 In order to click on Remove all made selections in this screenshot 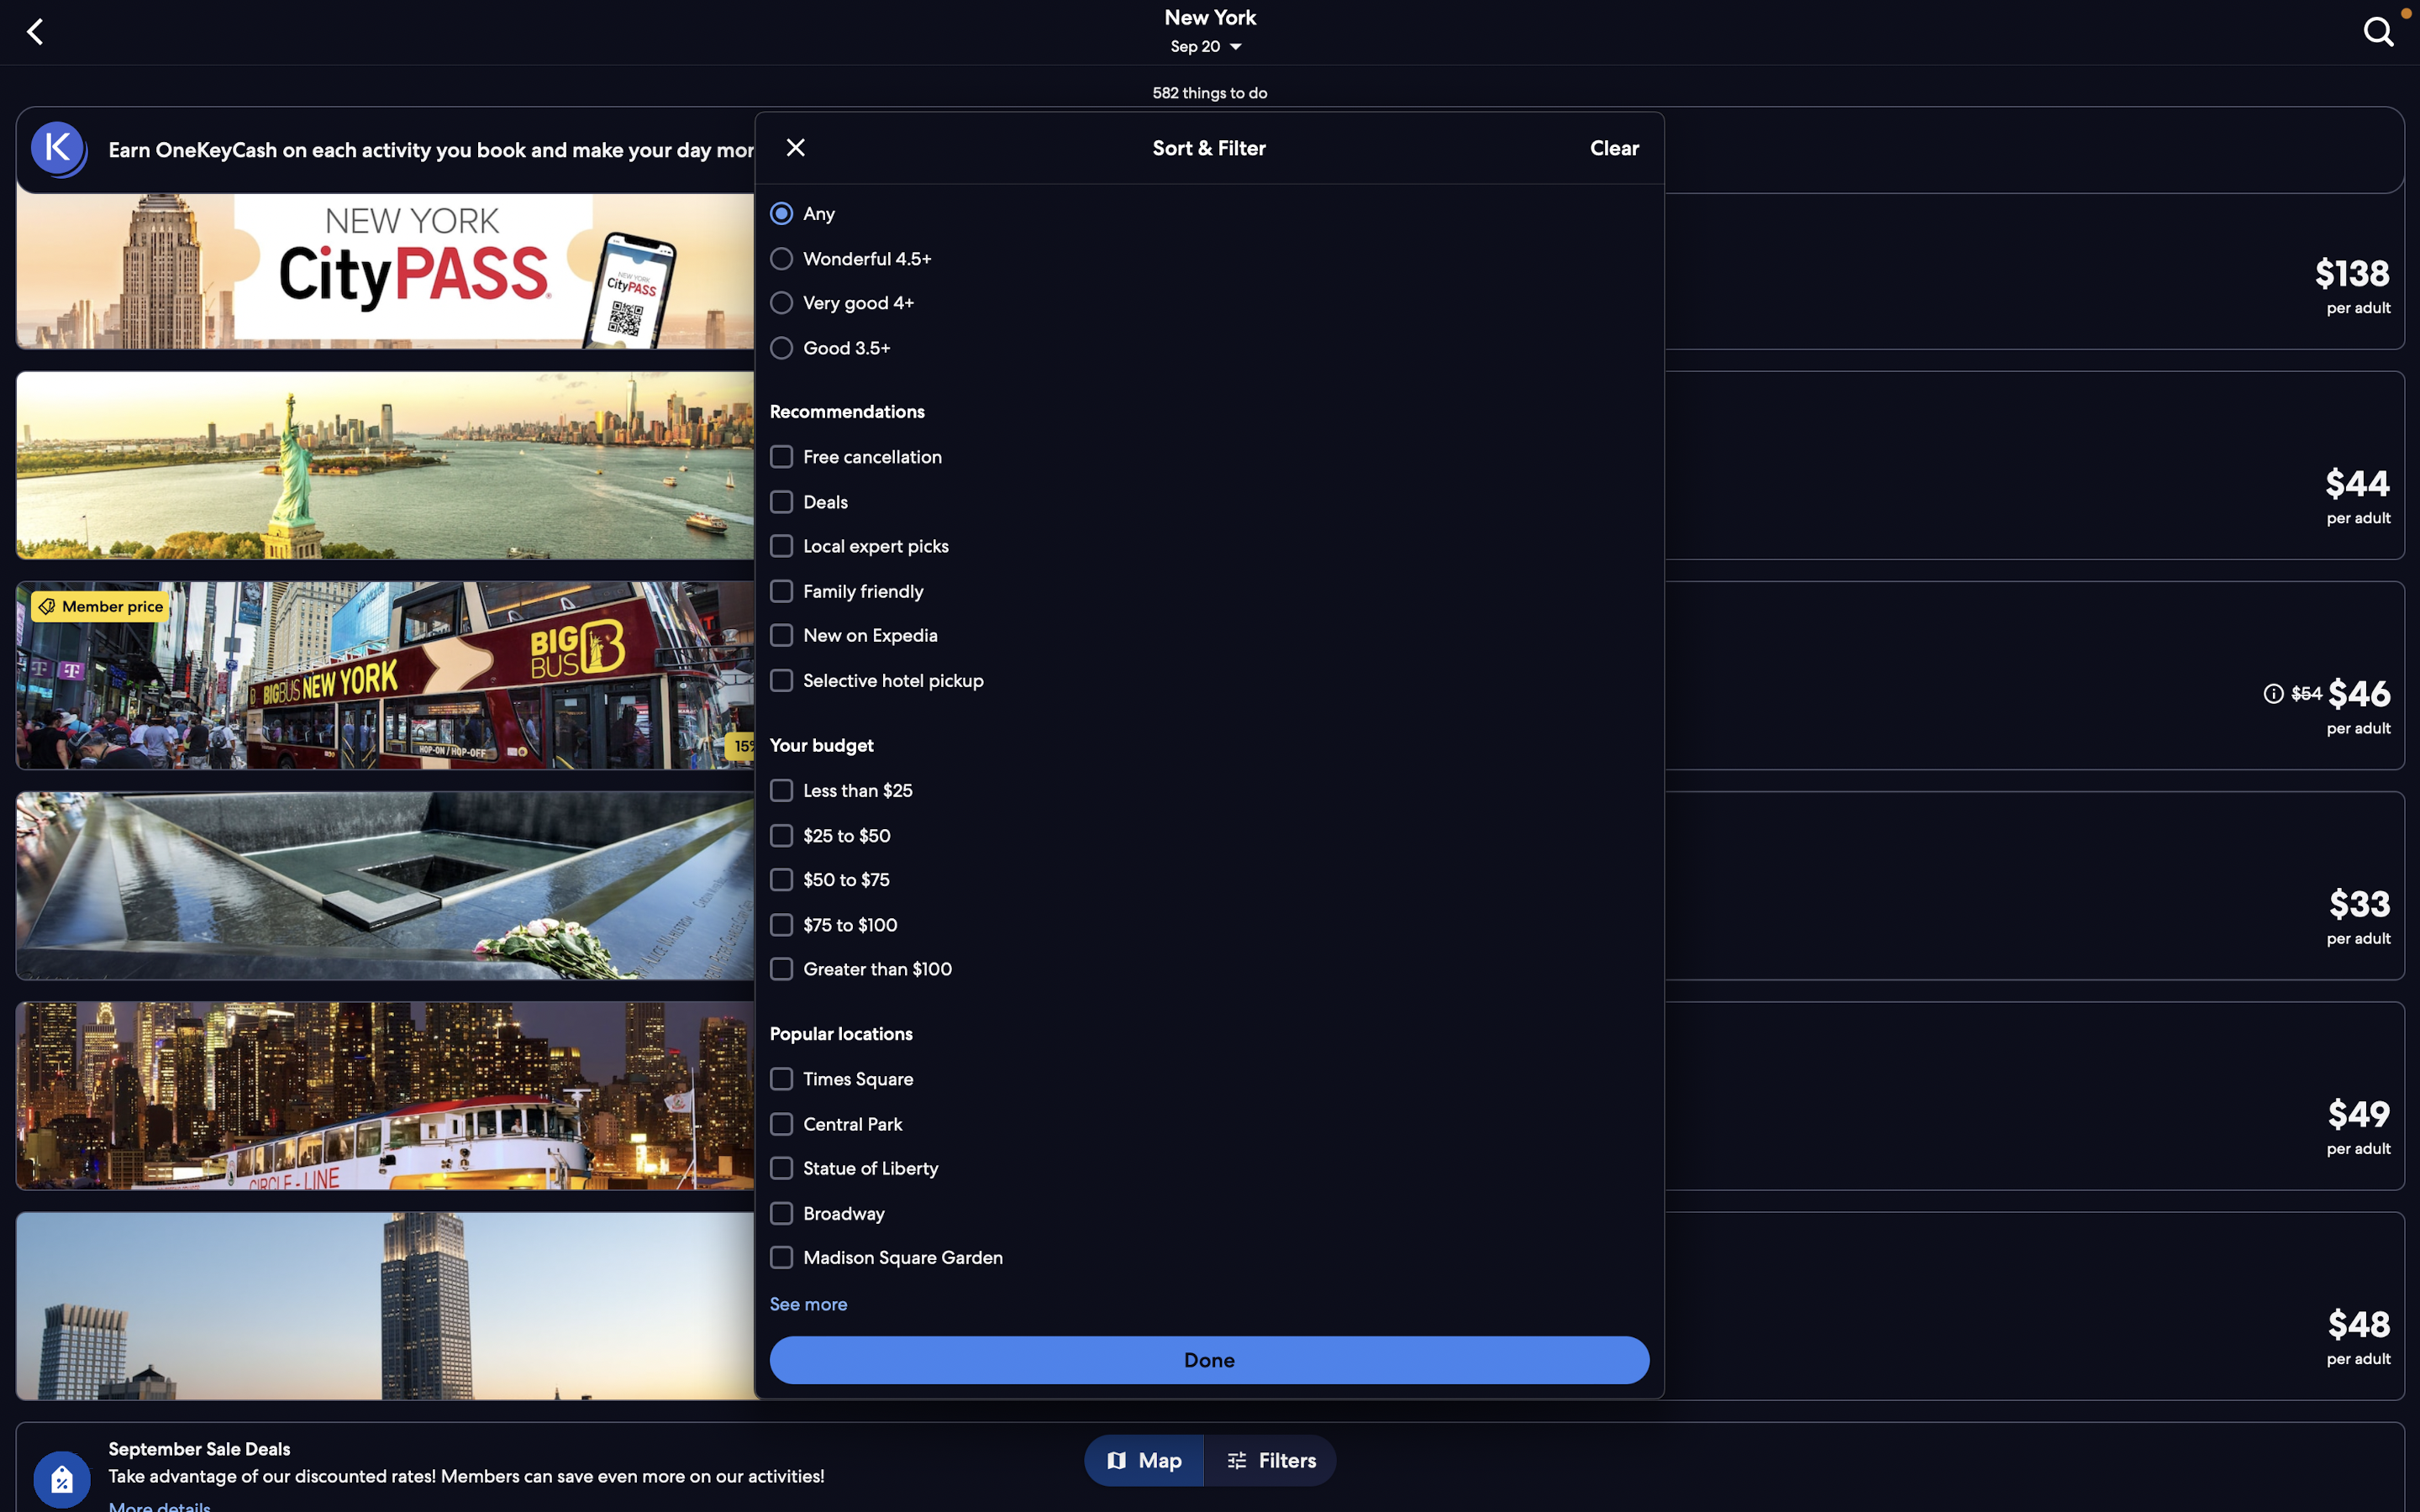, I will do `click(1612, 148)`.